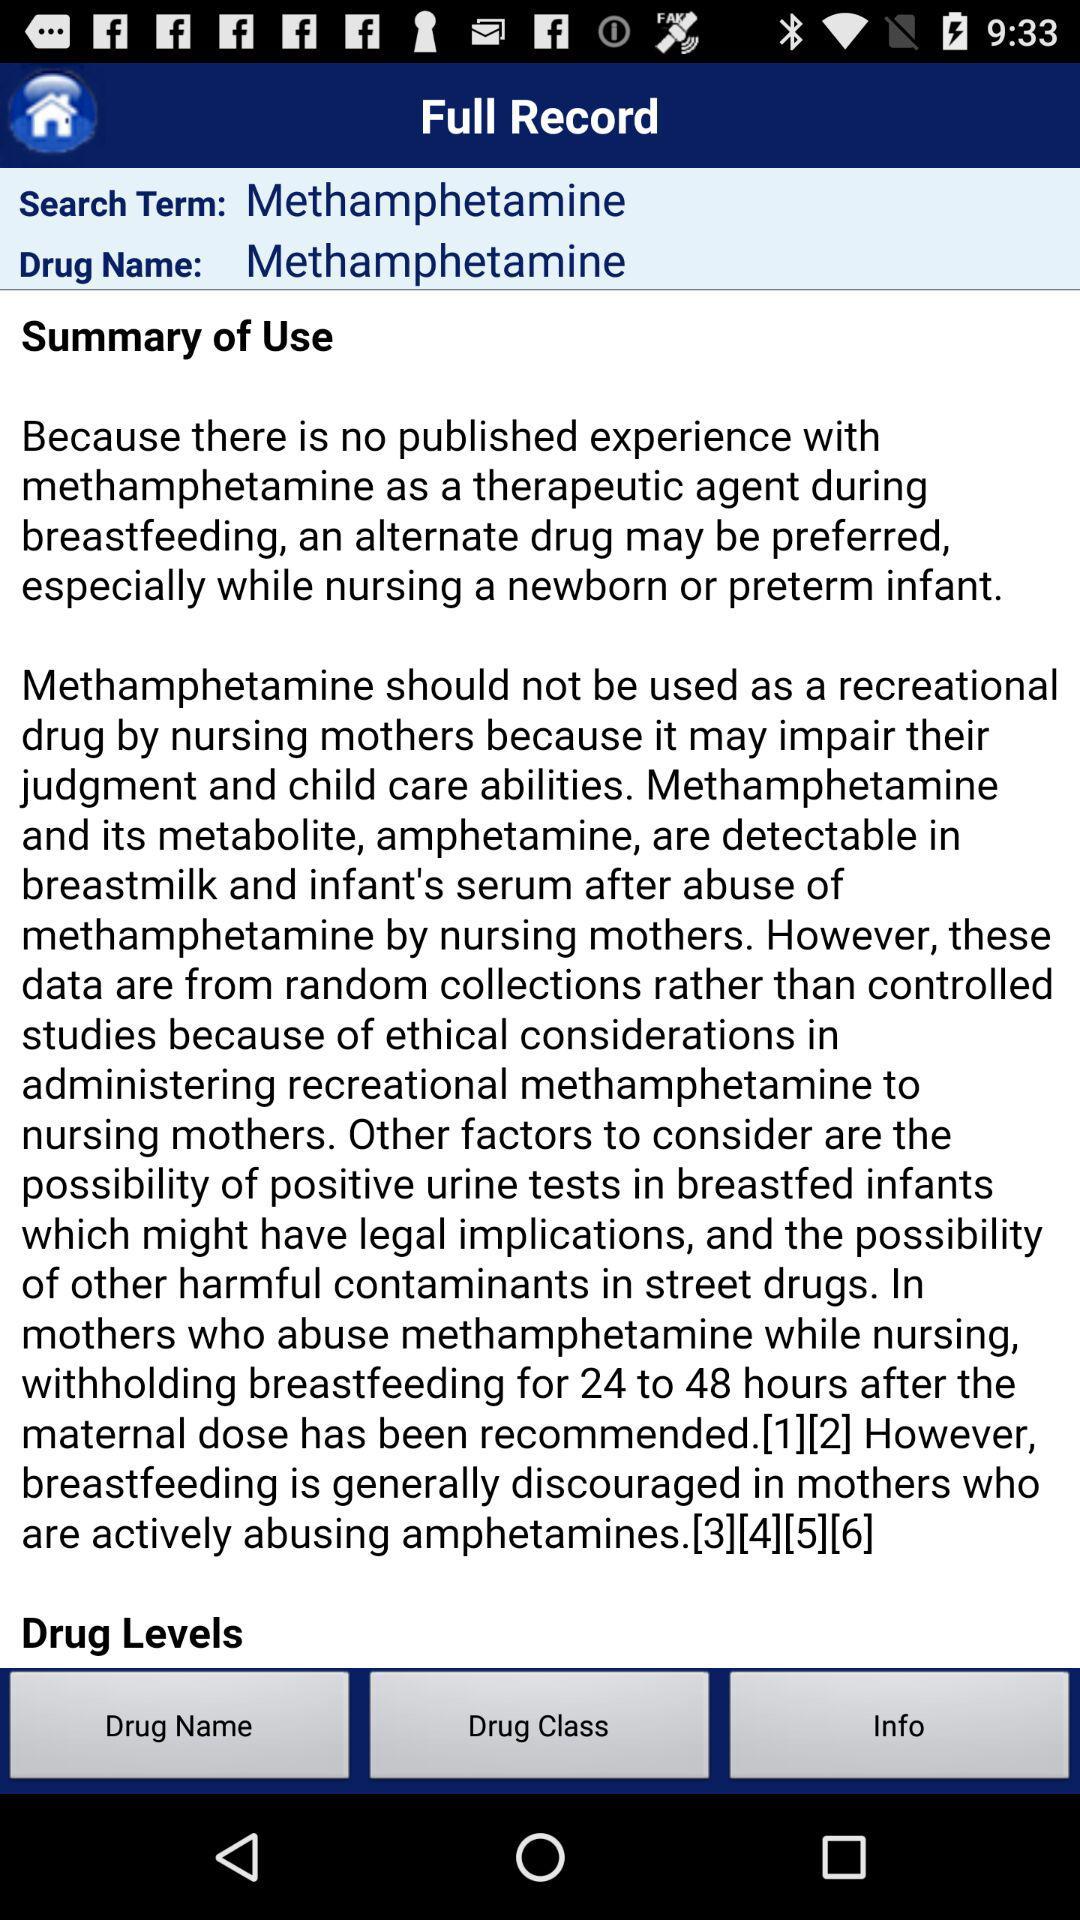  What do you see at coordinates (51, 114) in the screenshot?
I see `icon option` at bounding box center [51, 114].